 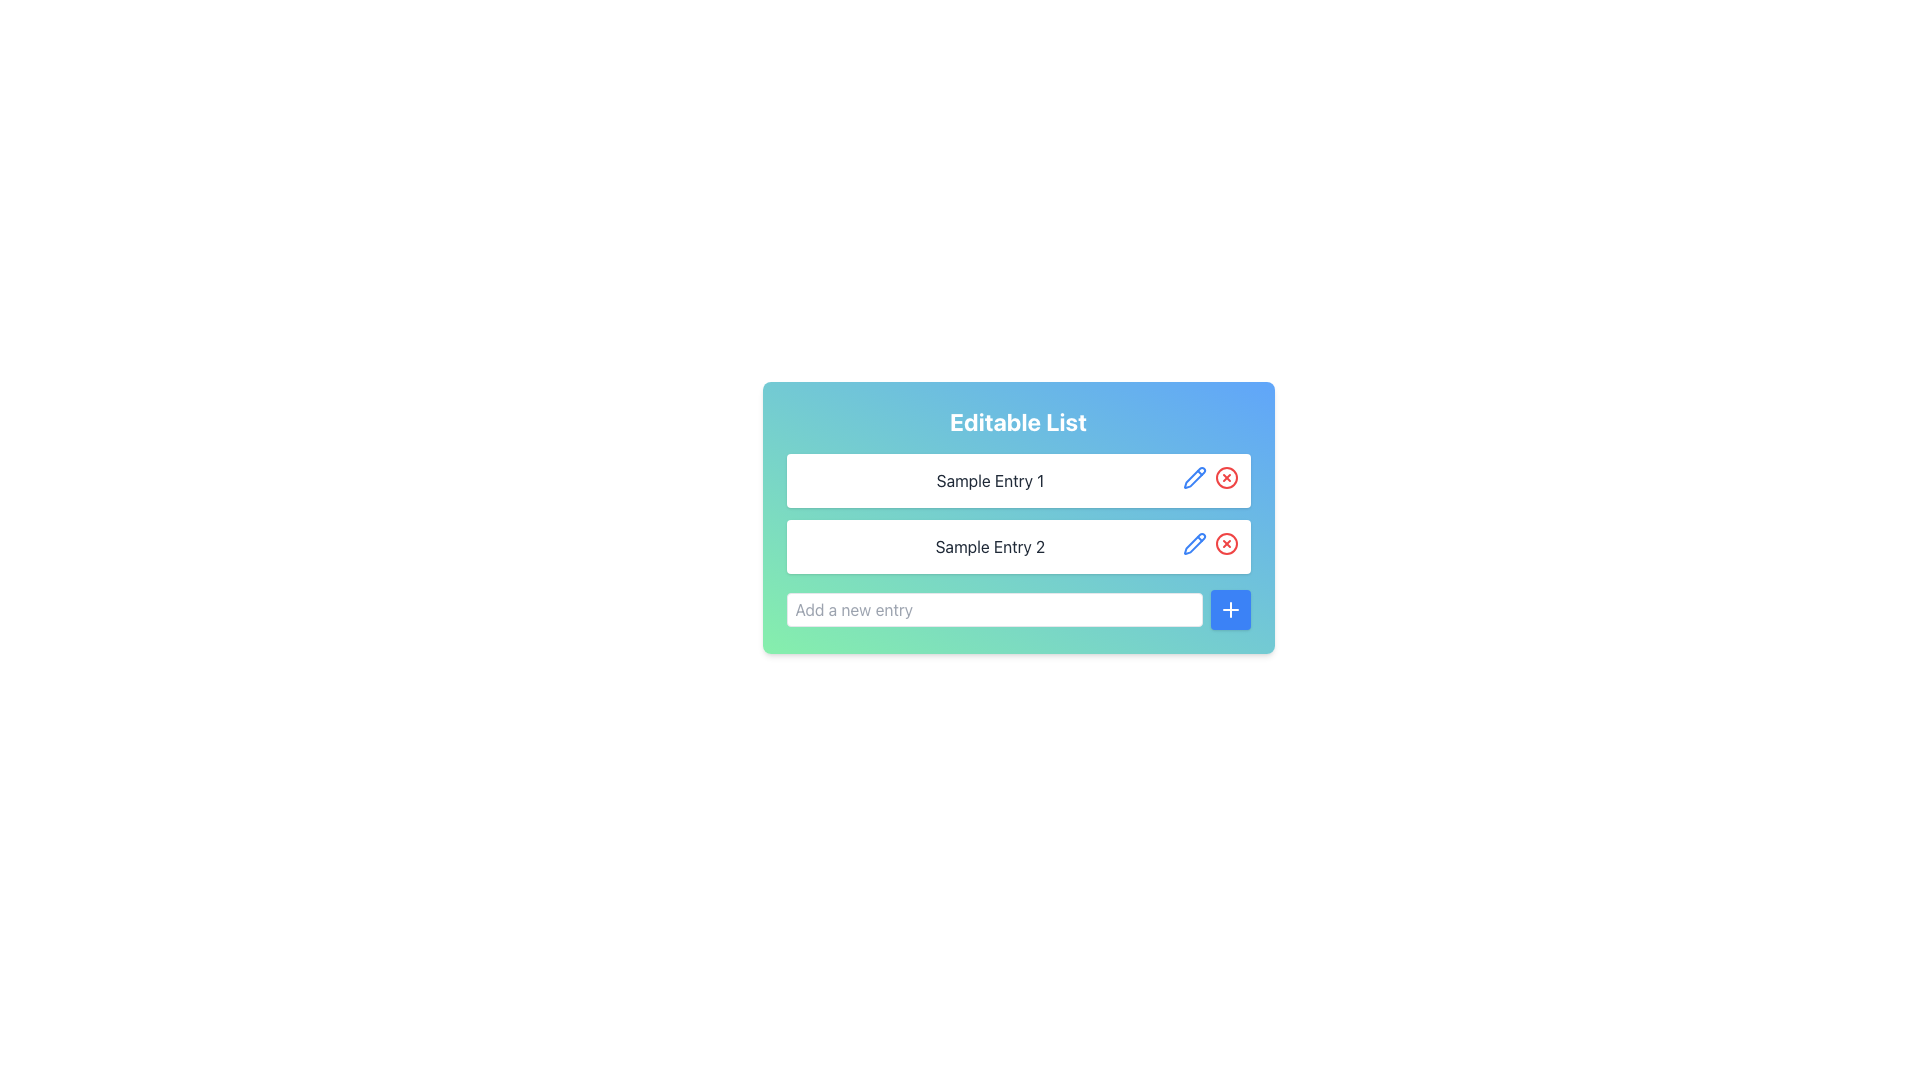 I want to click on the static label displaying the title 'Sample Entry 2' located within the second entry box of the editable list interface, so click(x=990, y=547).